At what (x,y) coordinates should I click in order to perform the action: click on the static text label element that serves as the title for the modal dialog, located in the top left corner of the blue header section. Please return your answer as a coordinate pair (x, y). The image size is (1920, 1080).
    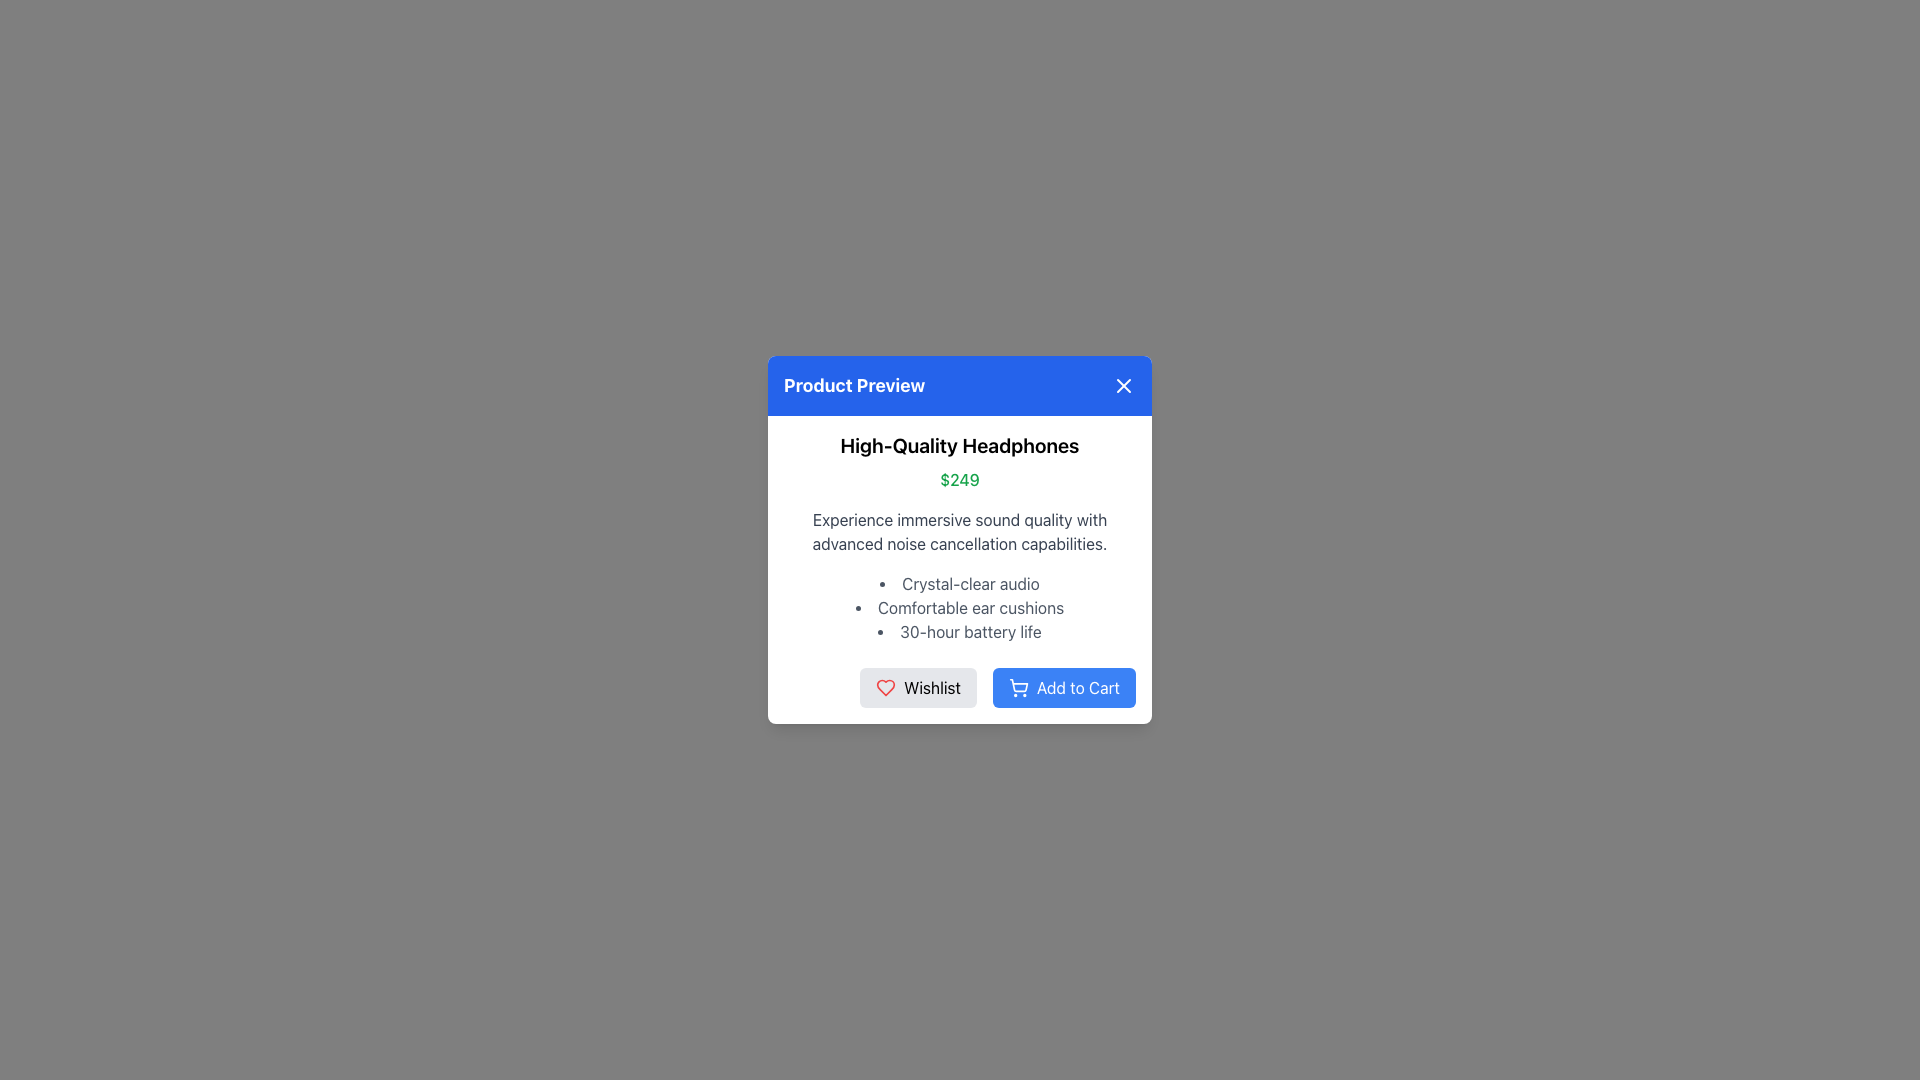
    Looking at the image, I should click on (854, 385).